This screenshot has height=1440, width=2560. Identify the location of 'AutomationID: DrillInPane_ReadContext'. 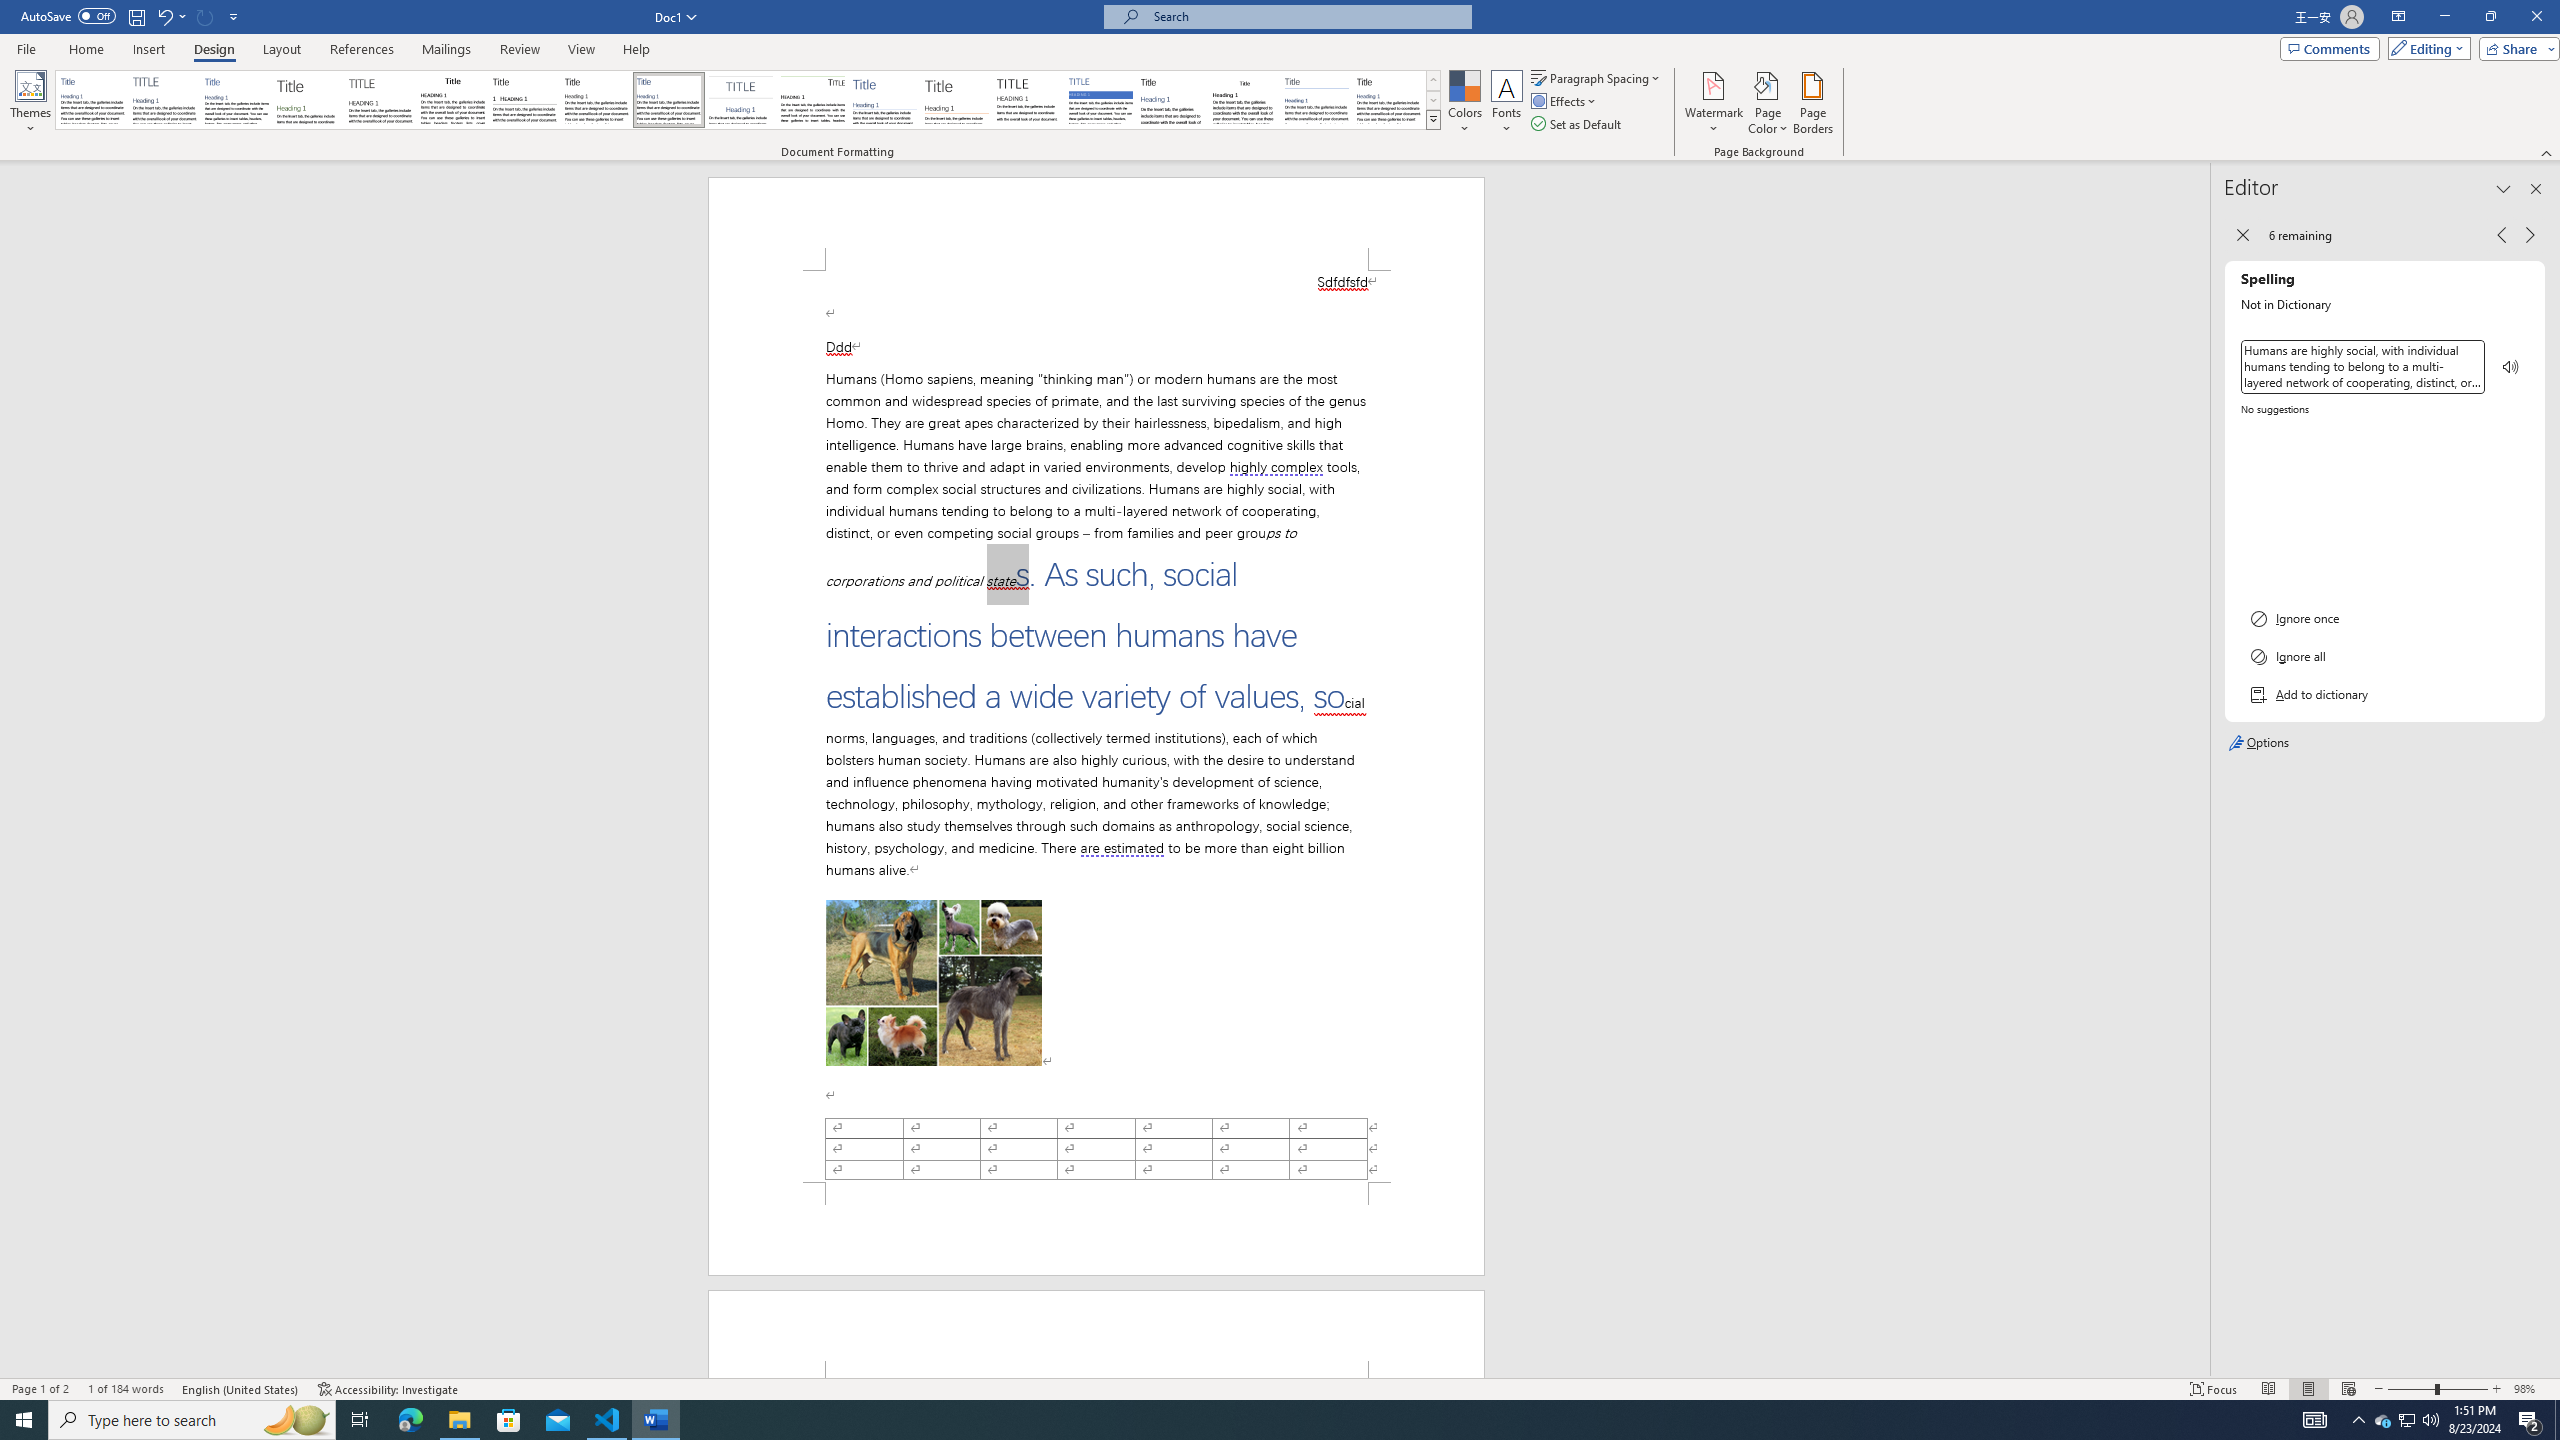
(2511, 365).